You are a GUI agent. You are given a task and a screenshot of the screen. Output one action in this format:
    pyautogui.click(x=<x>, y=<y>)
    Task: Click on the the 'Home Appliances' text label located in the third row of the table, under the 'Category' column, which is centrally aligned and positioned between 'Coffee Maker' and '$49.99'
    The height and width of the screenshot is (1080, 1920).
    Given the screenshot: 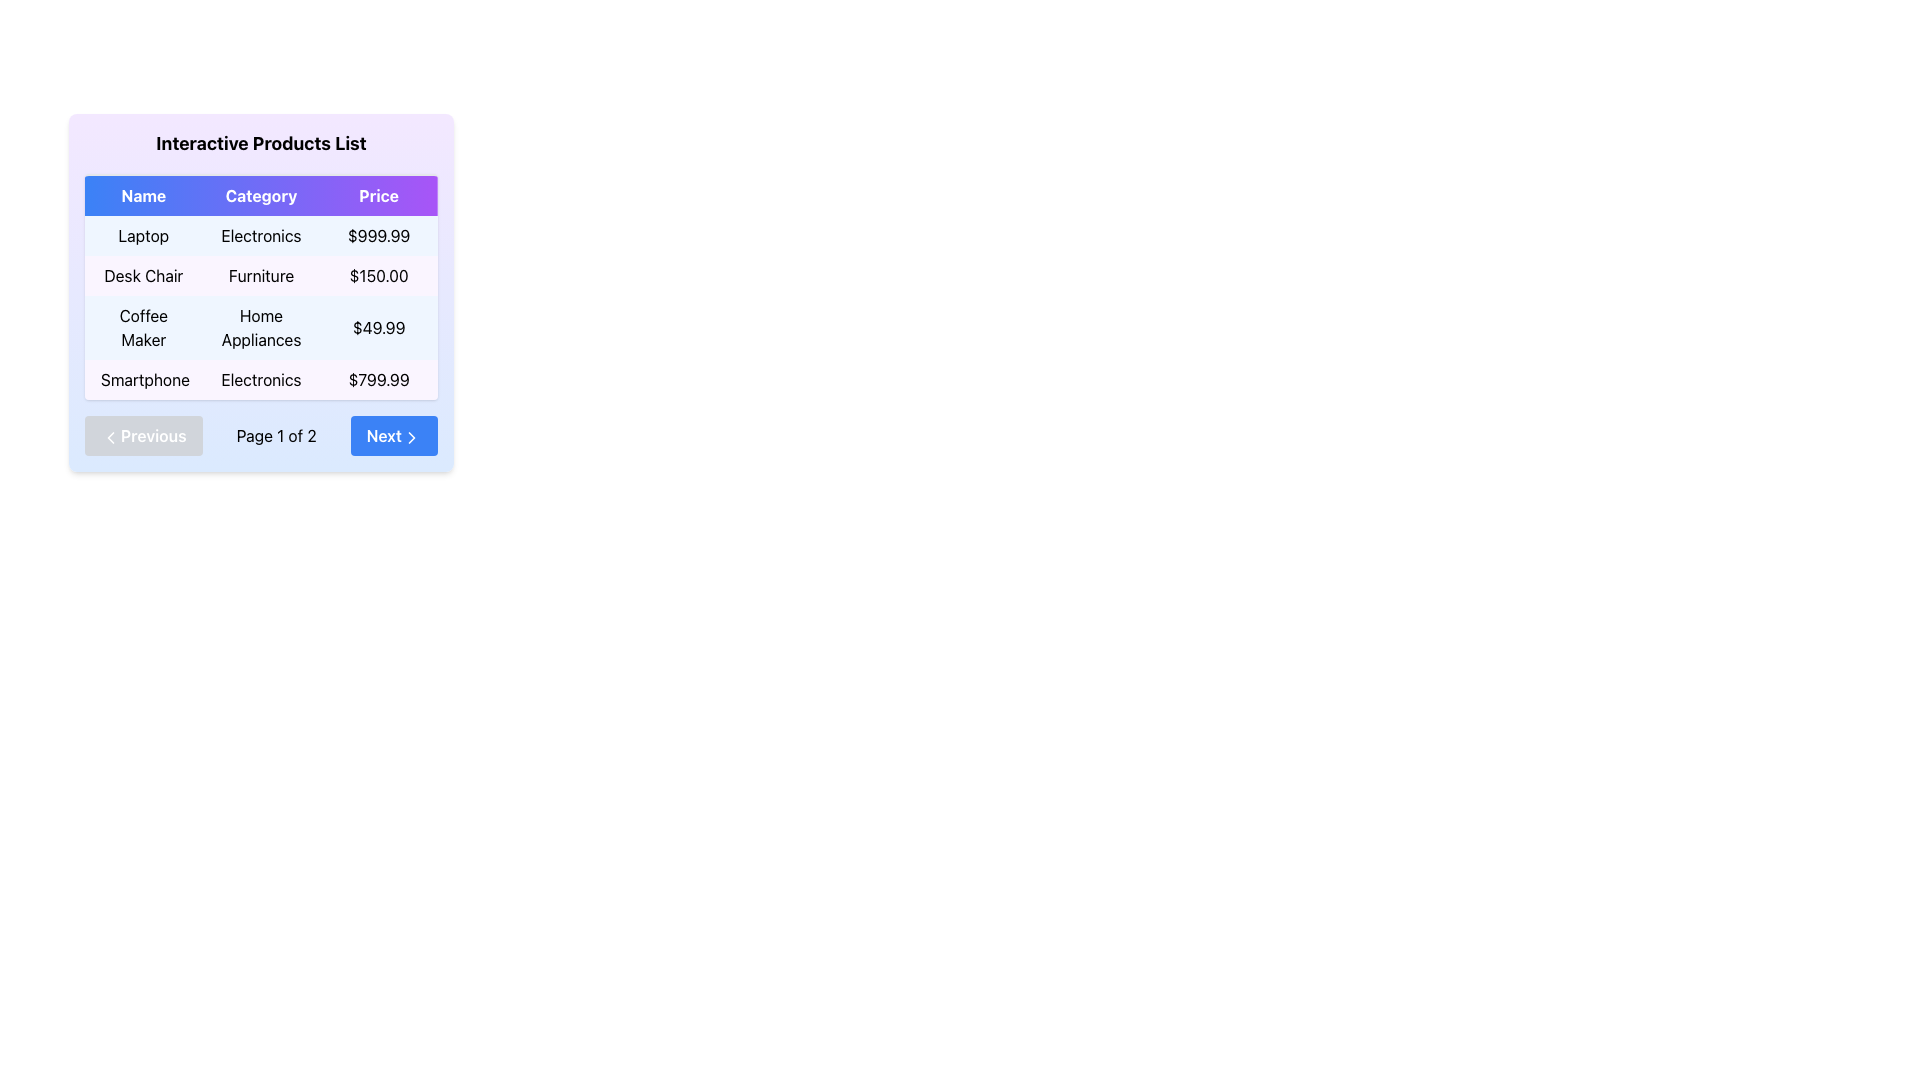 What is the action you would take?
    pyautogui.click(x=260, y=326)
    